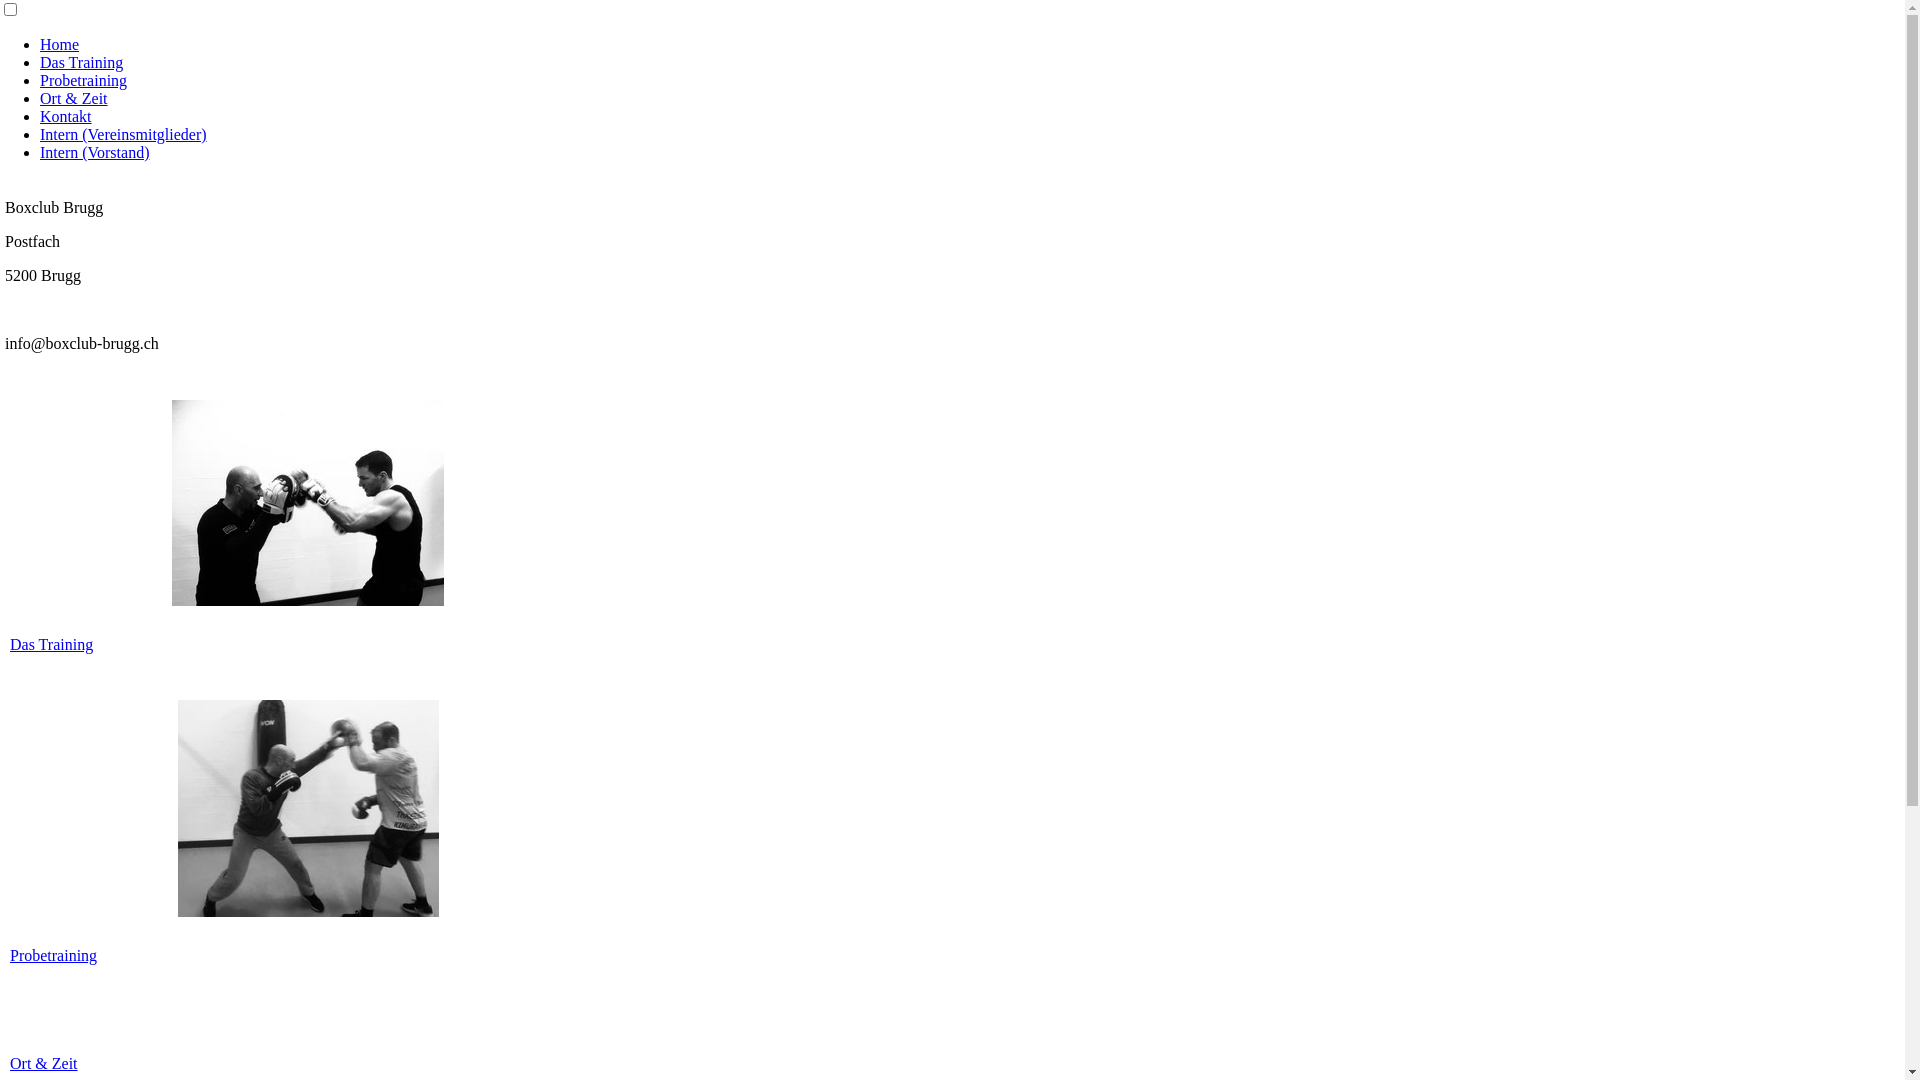  What do you see at coordinates (73, 98) in the screenshot?
I see `'Ort & Zeit'` at bounding box center [73, 98].